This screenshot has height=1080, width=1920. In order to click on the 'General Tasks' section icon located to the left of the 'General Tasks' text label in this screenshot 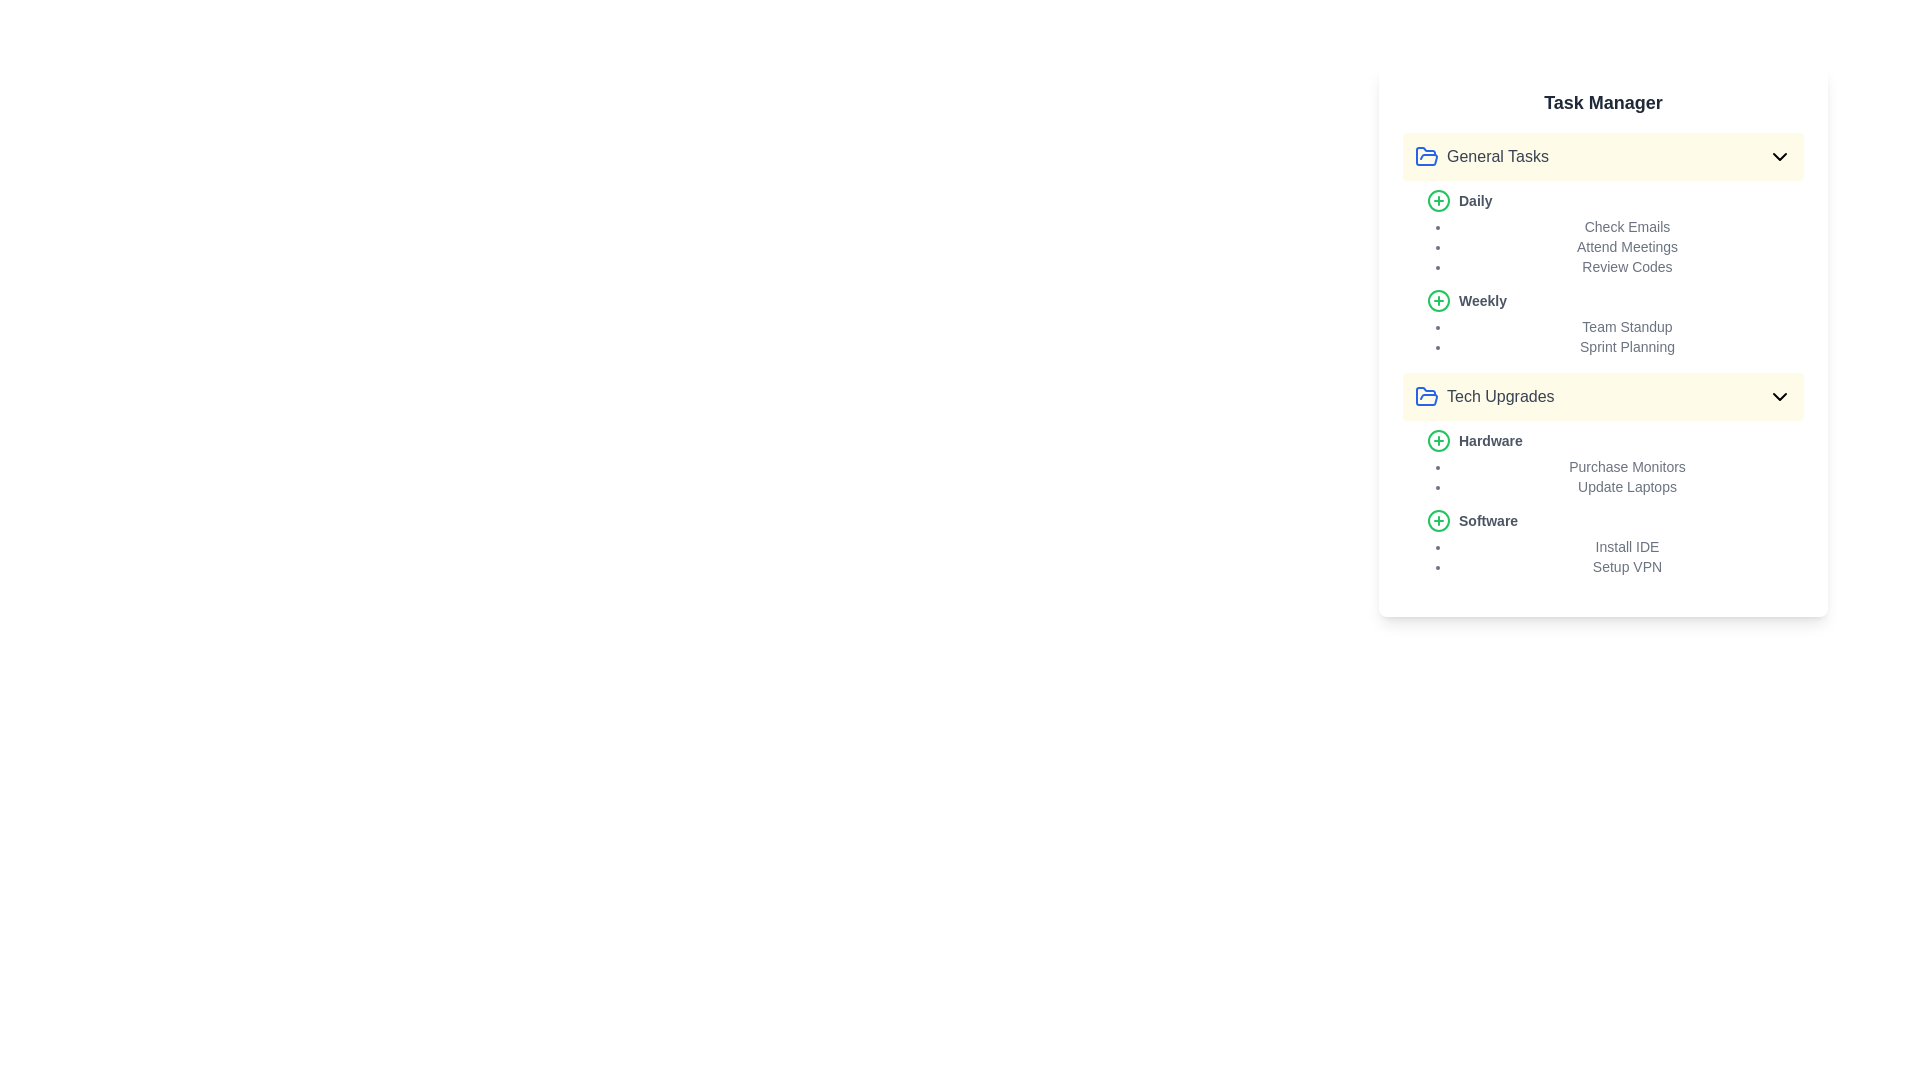, I will do `click(1425, 155)`.